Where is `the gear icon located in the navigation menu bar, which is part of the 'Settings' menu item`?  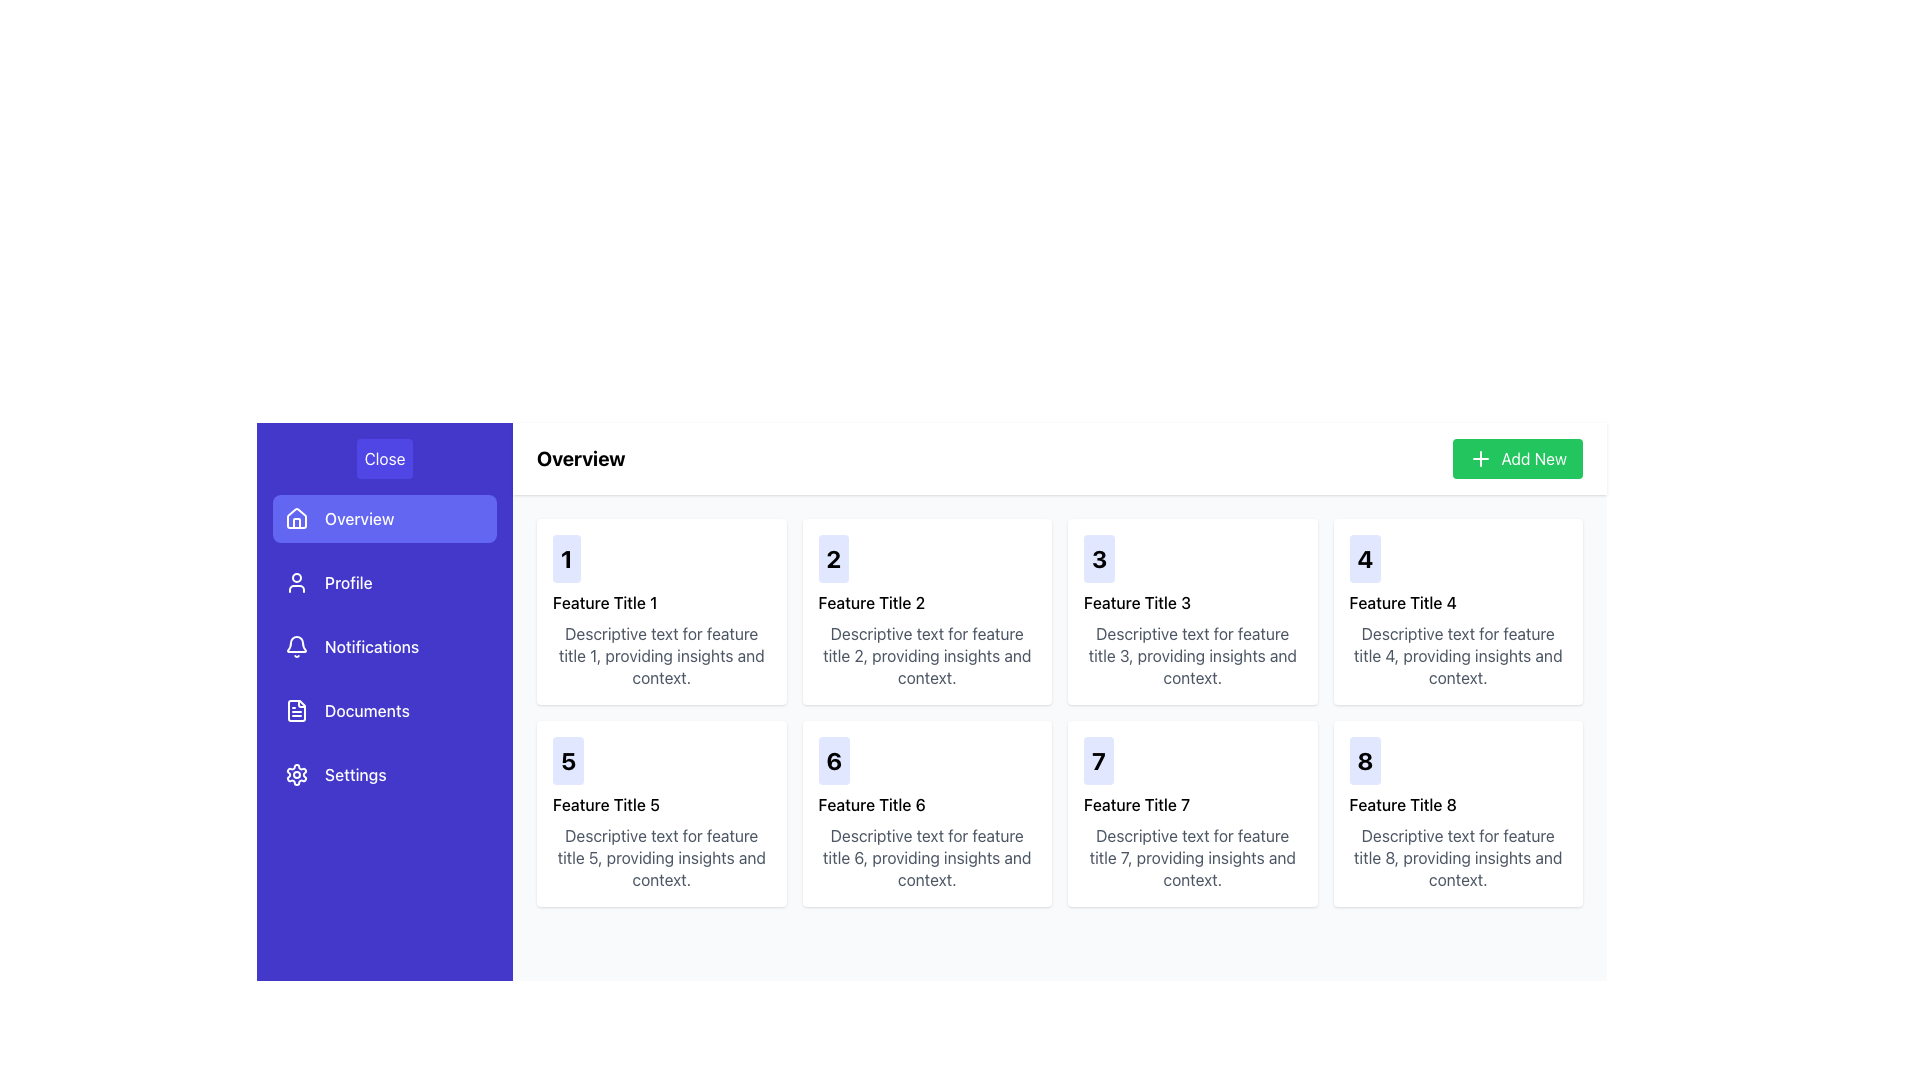 the gear icon located in the navigation menu bar, which is part of the 'Settings' menu item is located at coordinates (296, 774).